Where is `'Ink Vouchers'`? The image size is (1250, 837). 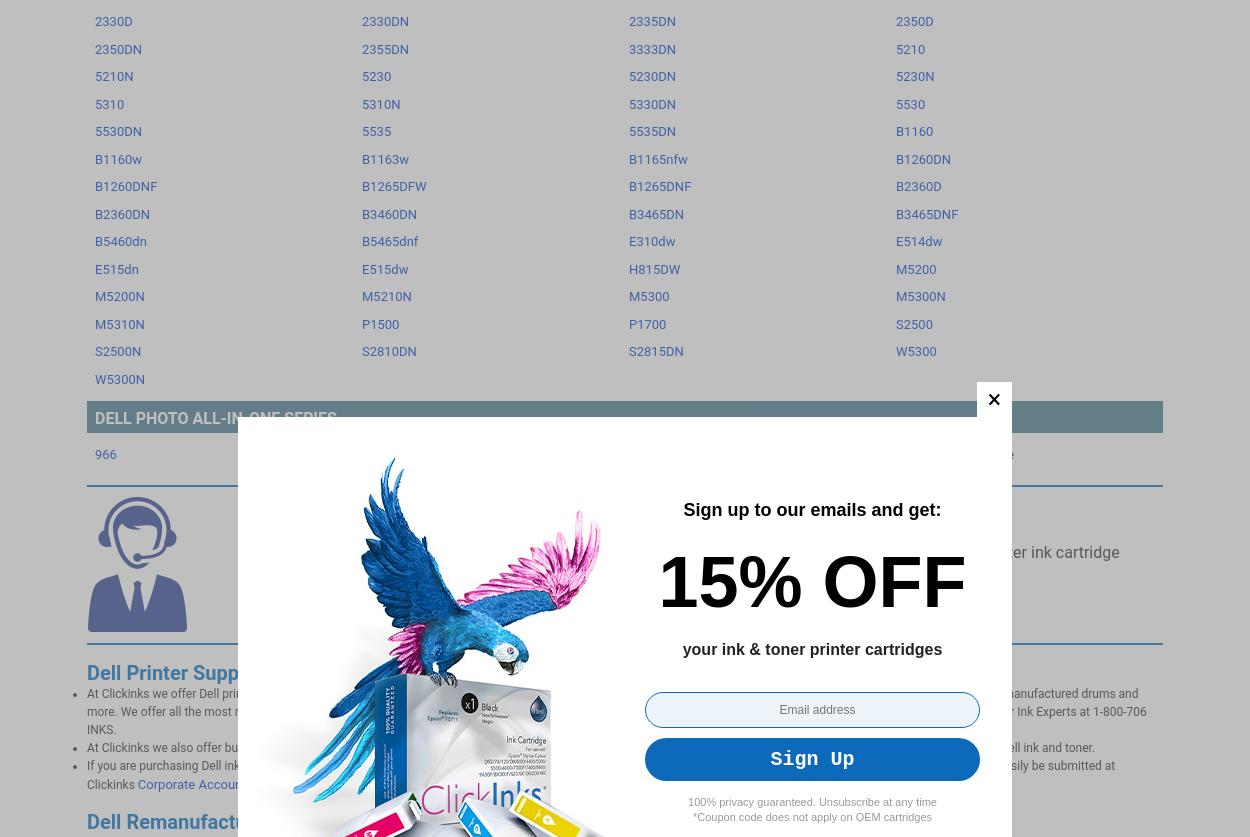 'Ink Vouchers' is located at coordinates (414, 53).